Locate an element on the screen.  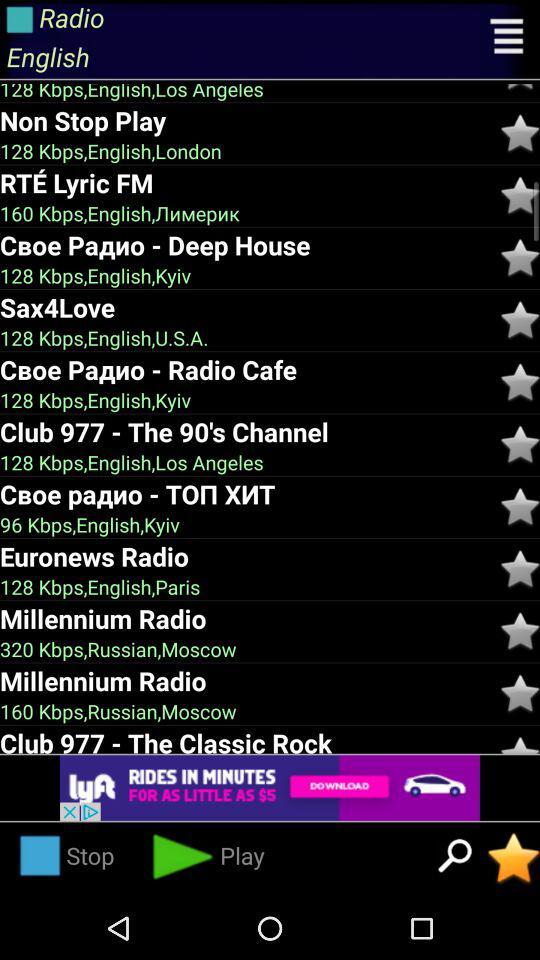
make it favourite is located at coordinates (520, 381).